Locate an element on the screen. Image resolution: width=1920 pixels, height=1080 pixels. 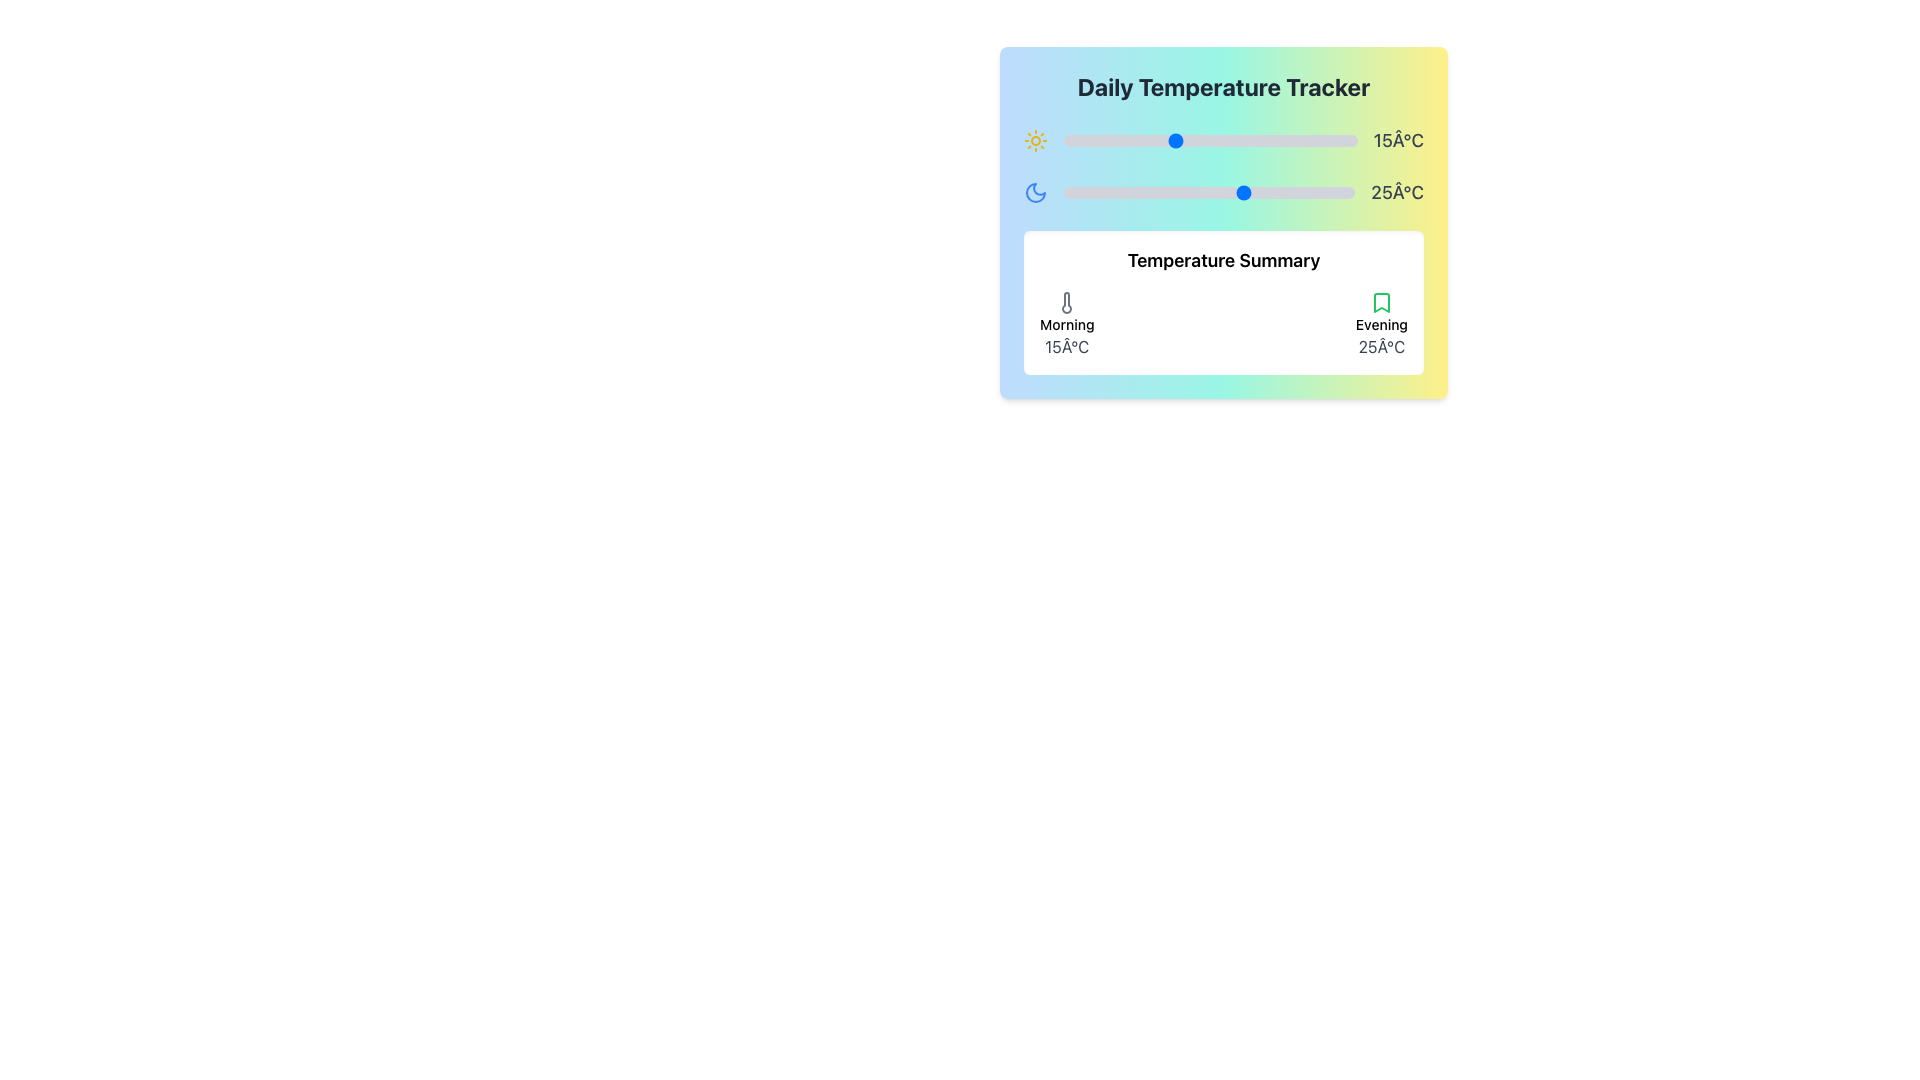
the slider value is located at coordinates (1237, 192).